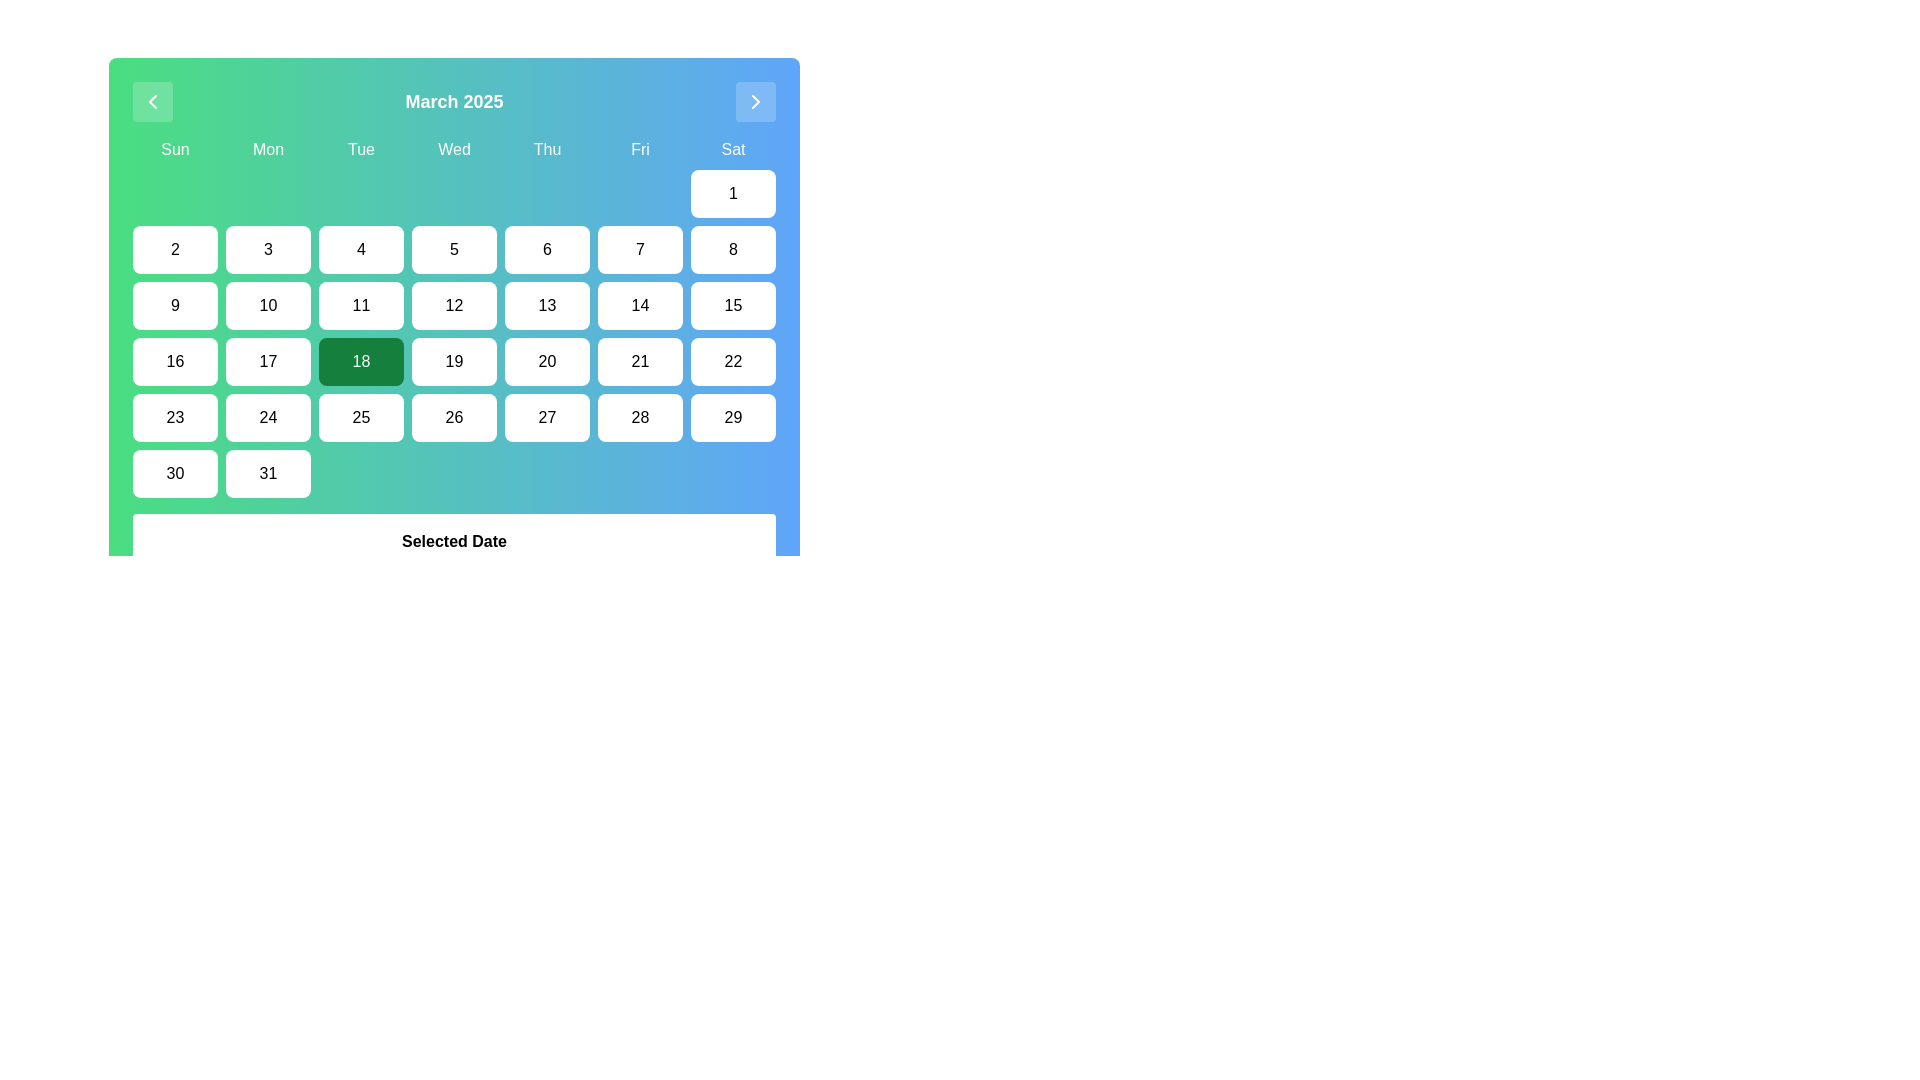 The image size is (1920, 1080). What do you see at coordinates (175, 416) in the screenshot?
I see `the rectangular button displaying the text '23' in the sixth row and first column of the calendar grid` at bounding box center [175, 416].